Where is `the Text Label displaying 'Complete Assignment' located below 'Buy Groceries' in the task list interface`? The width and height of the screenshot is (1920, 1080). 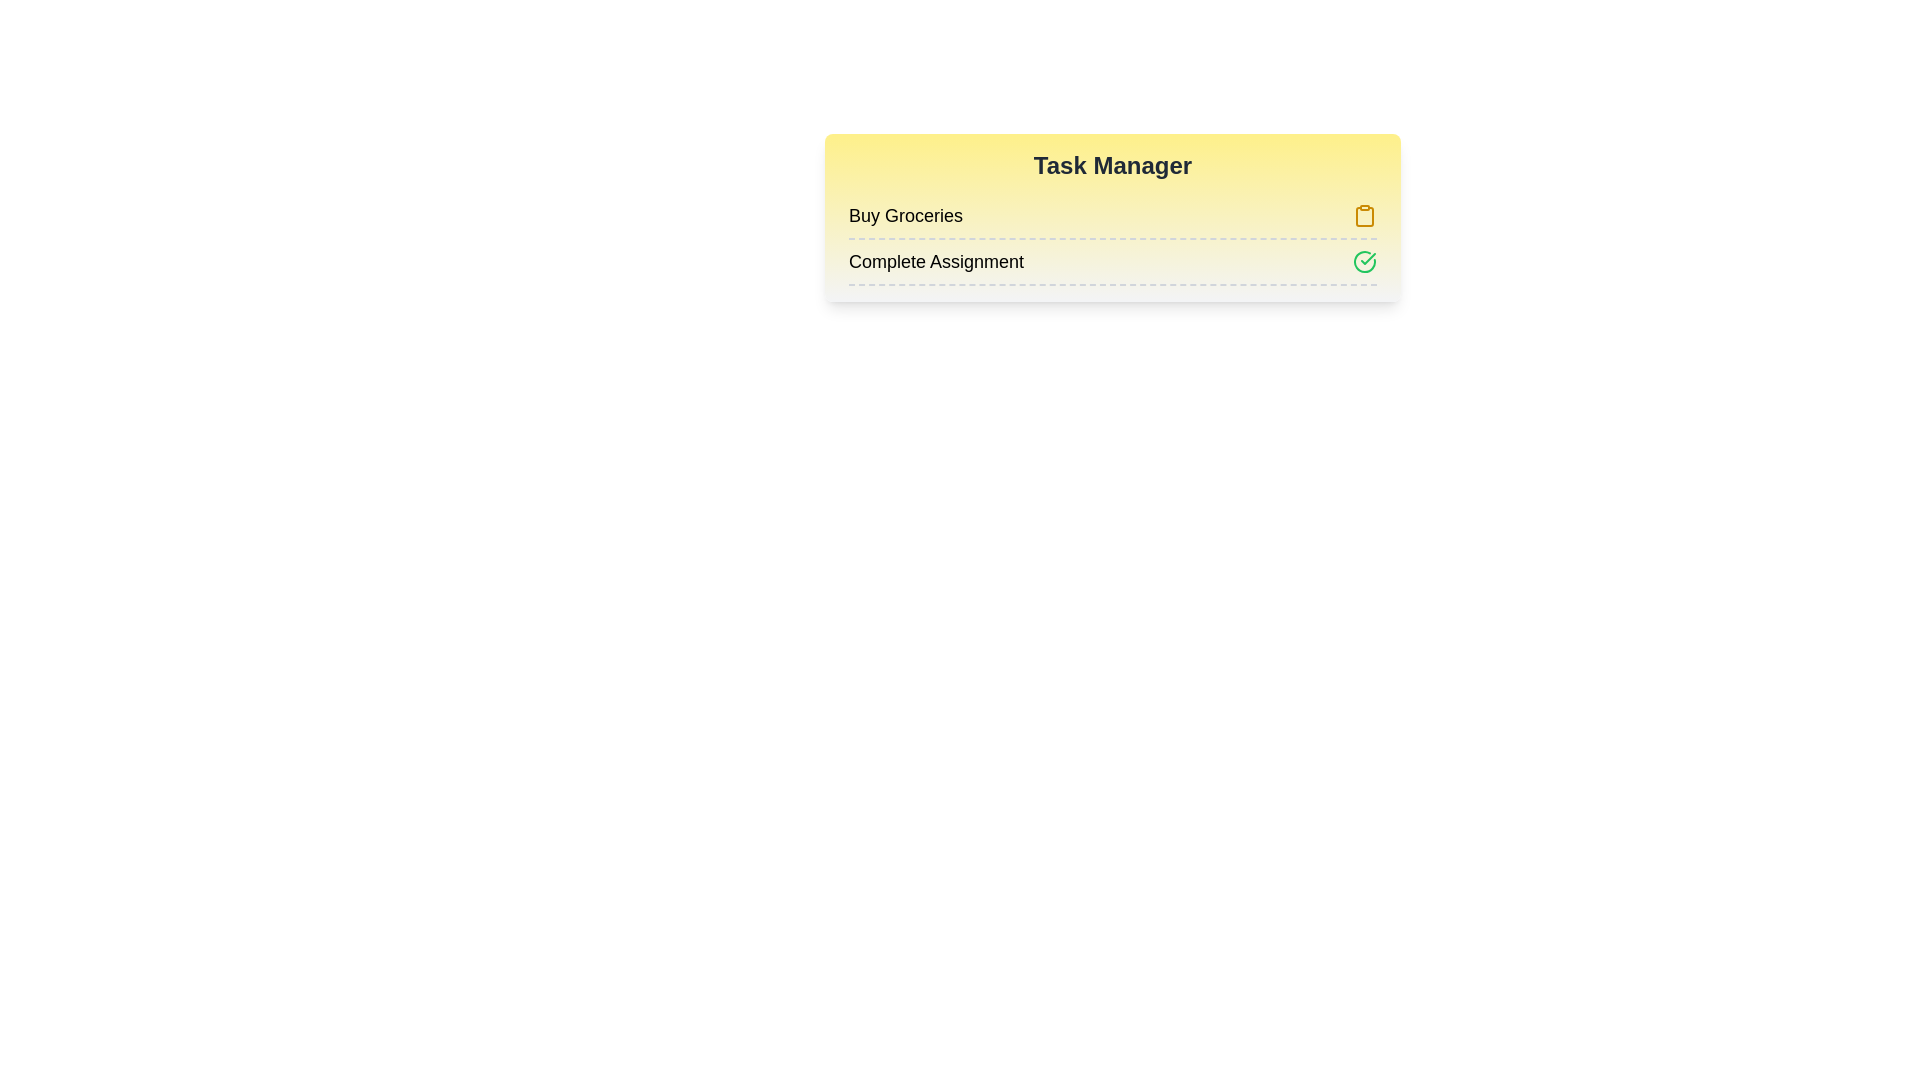
the Text Label displaying 'Complete Assignment' located below 'Buy Groceries' in the task list interface is located at coordinates (935, 261).